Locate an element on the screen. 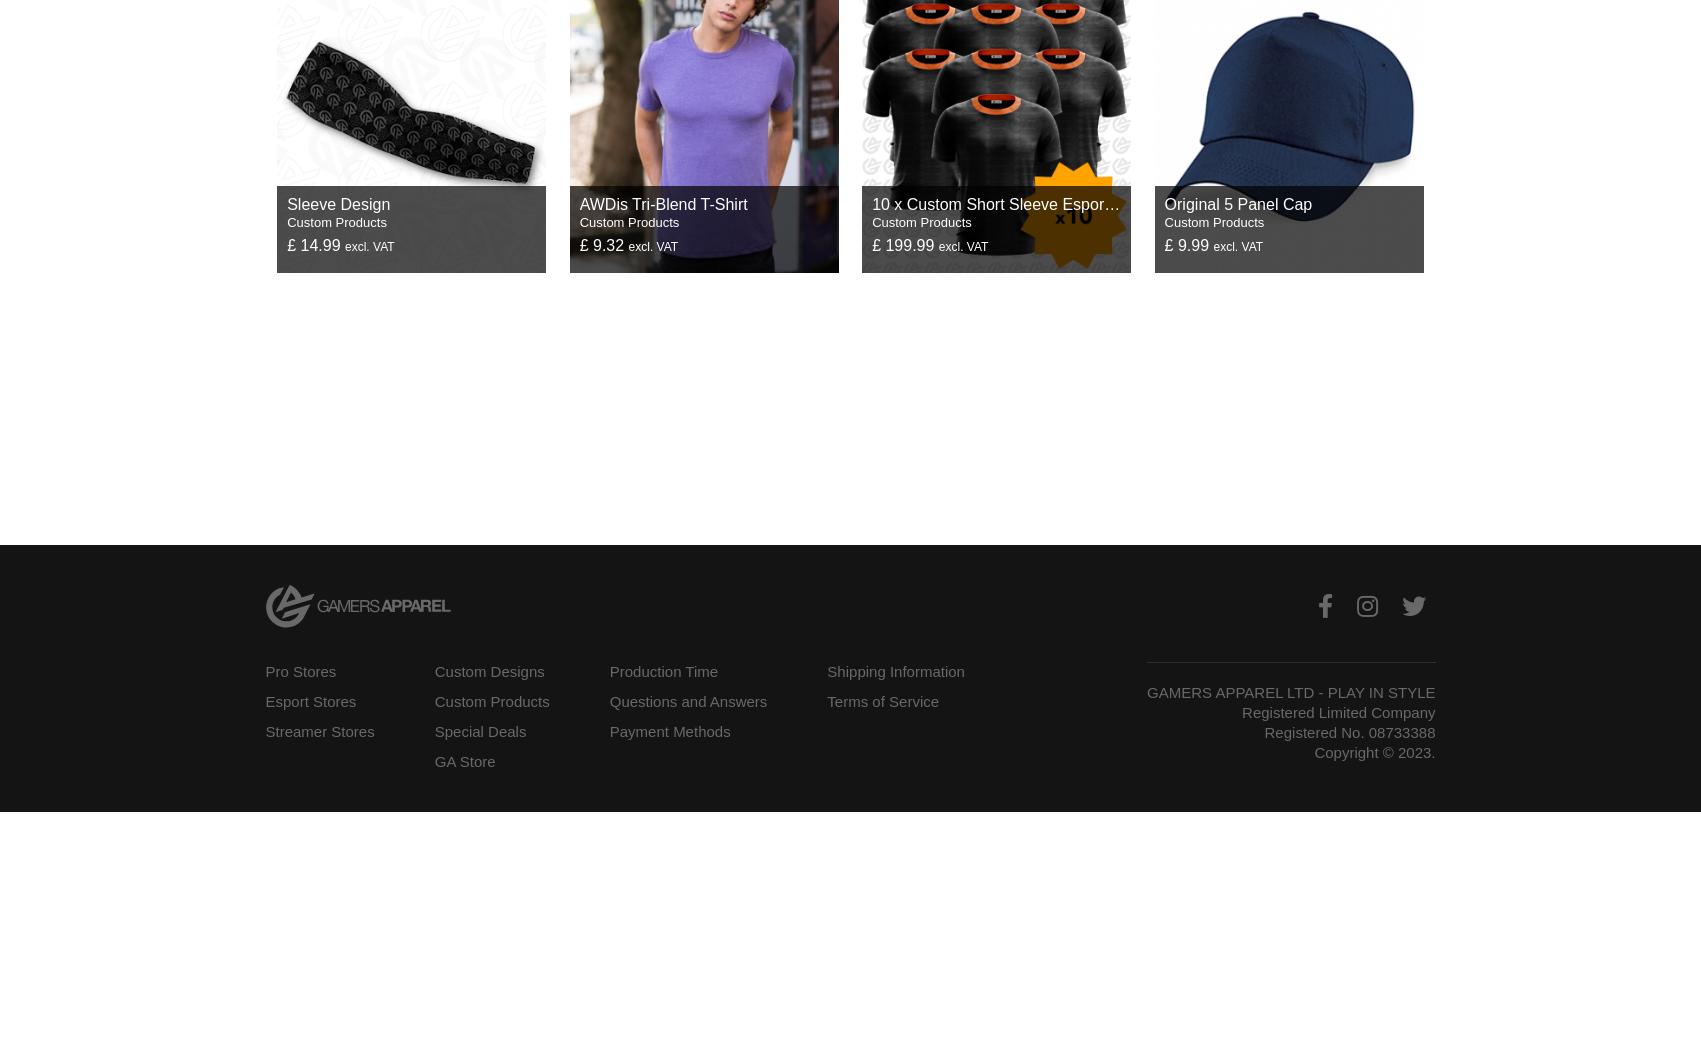 The height and width of the screenshot is (1055, 1701). 'Esport Stores' is located at coordinates (310, 700).